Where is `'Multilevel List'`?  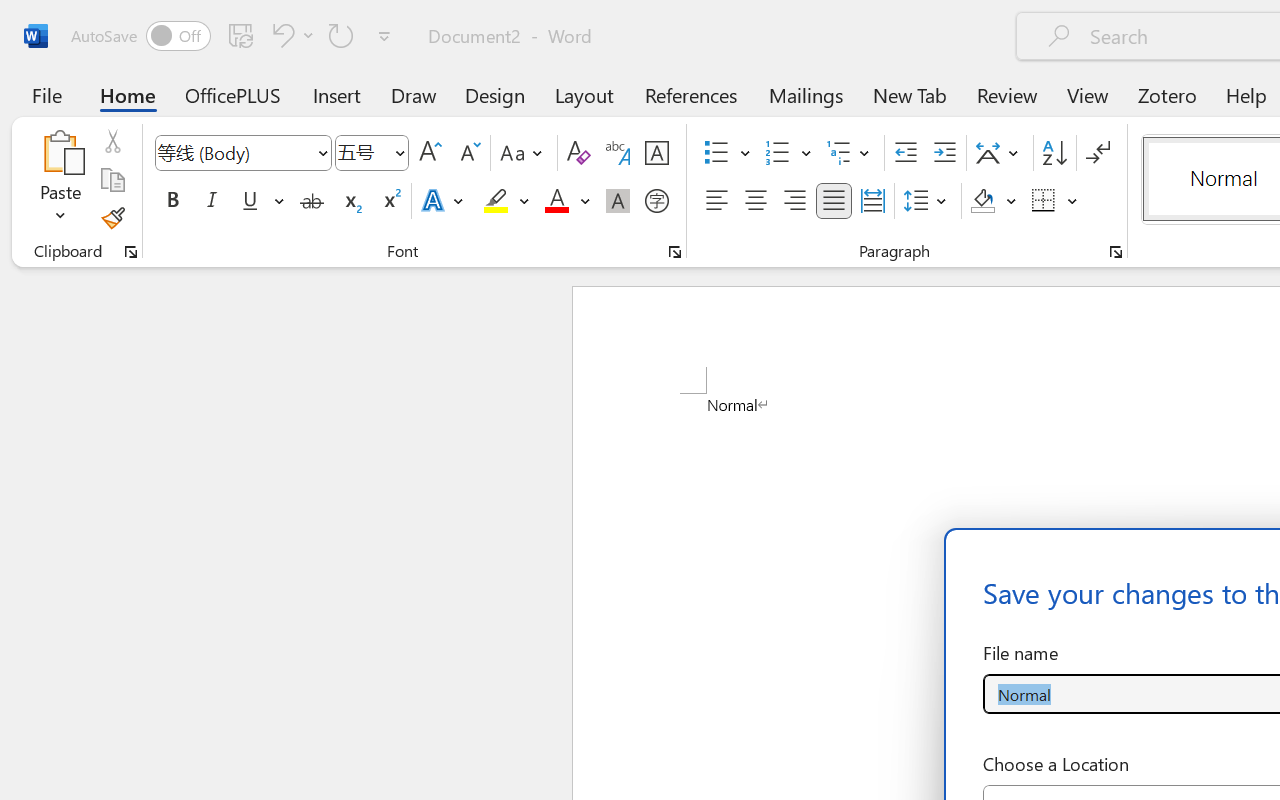 'Multilevel List' is located at coordinates (850, 153).